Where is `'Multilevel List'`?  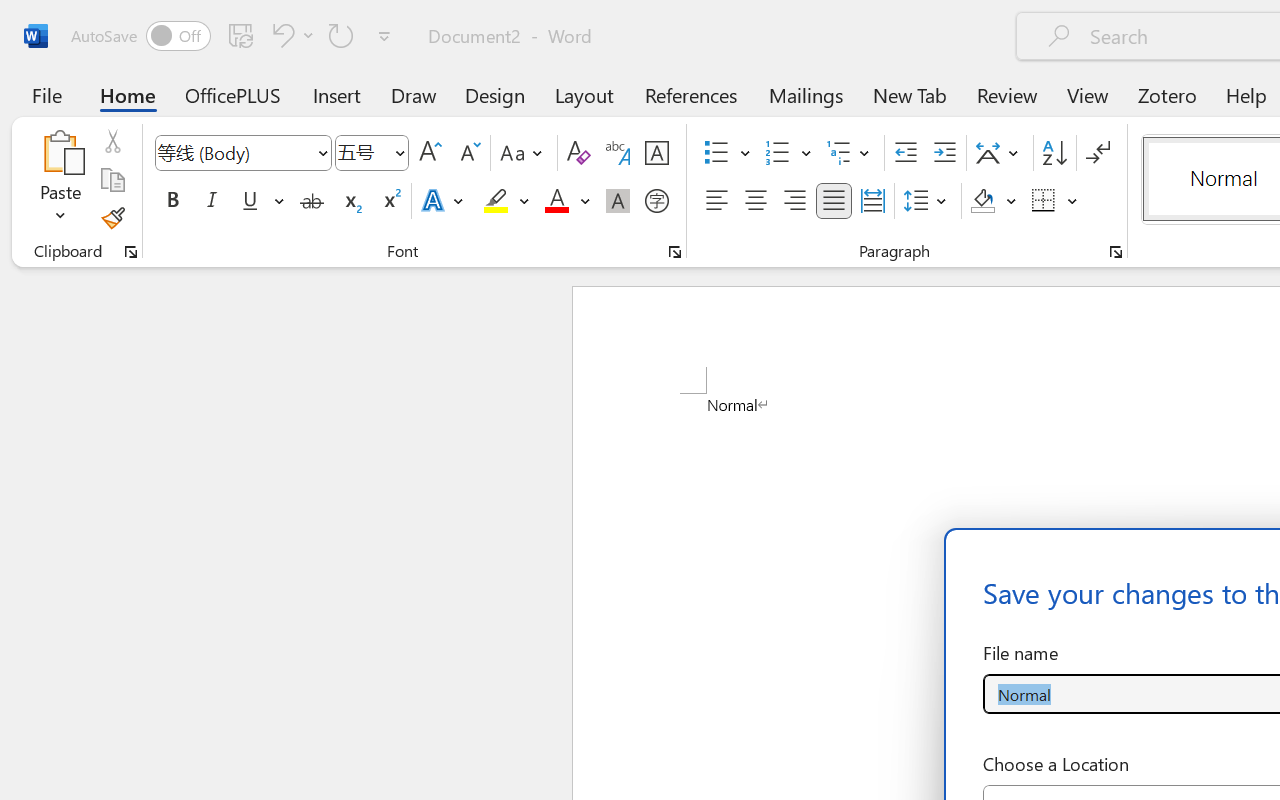 'Multilevel List' is located at coordinates (850, 153).